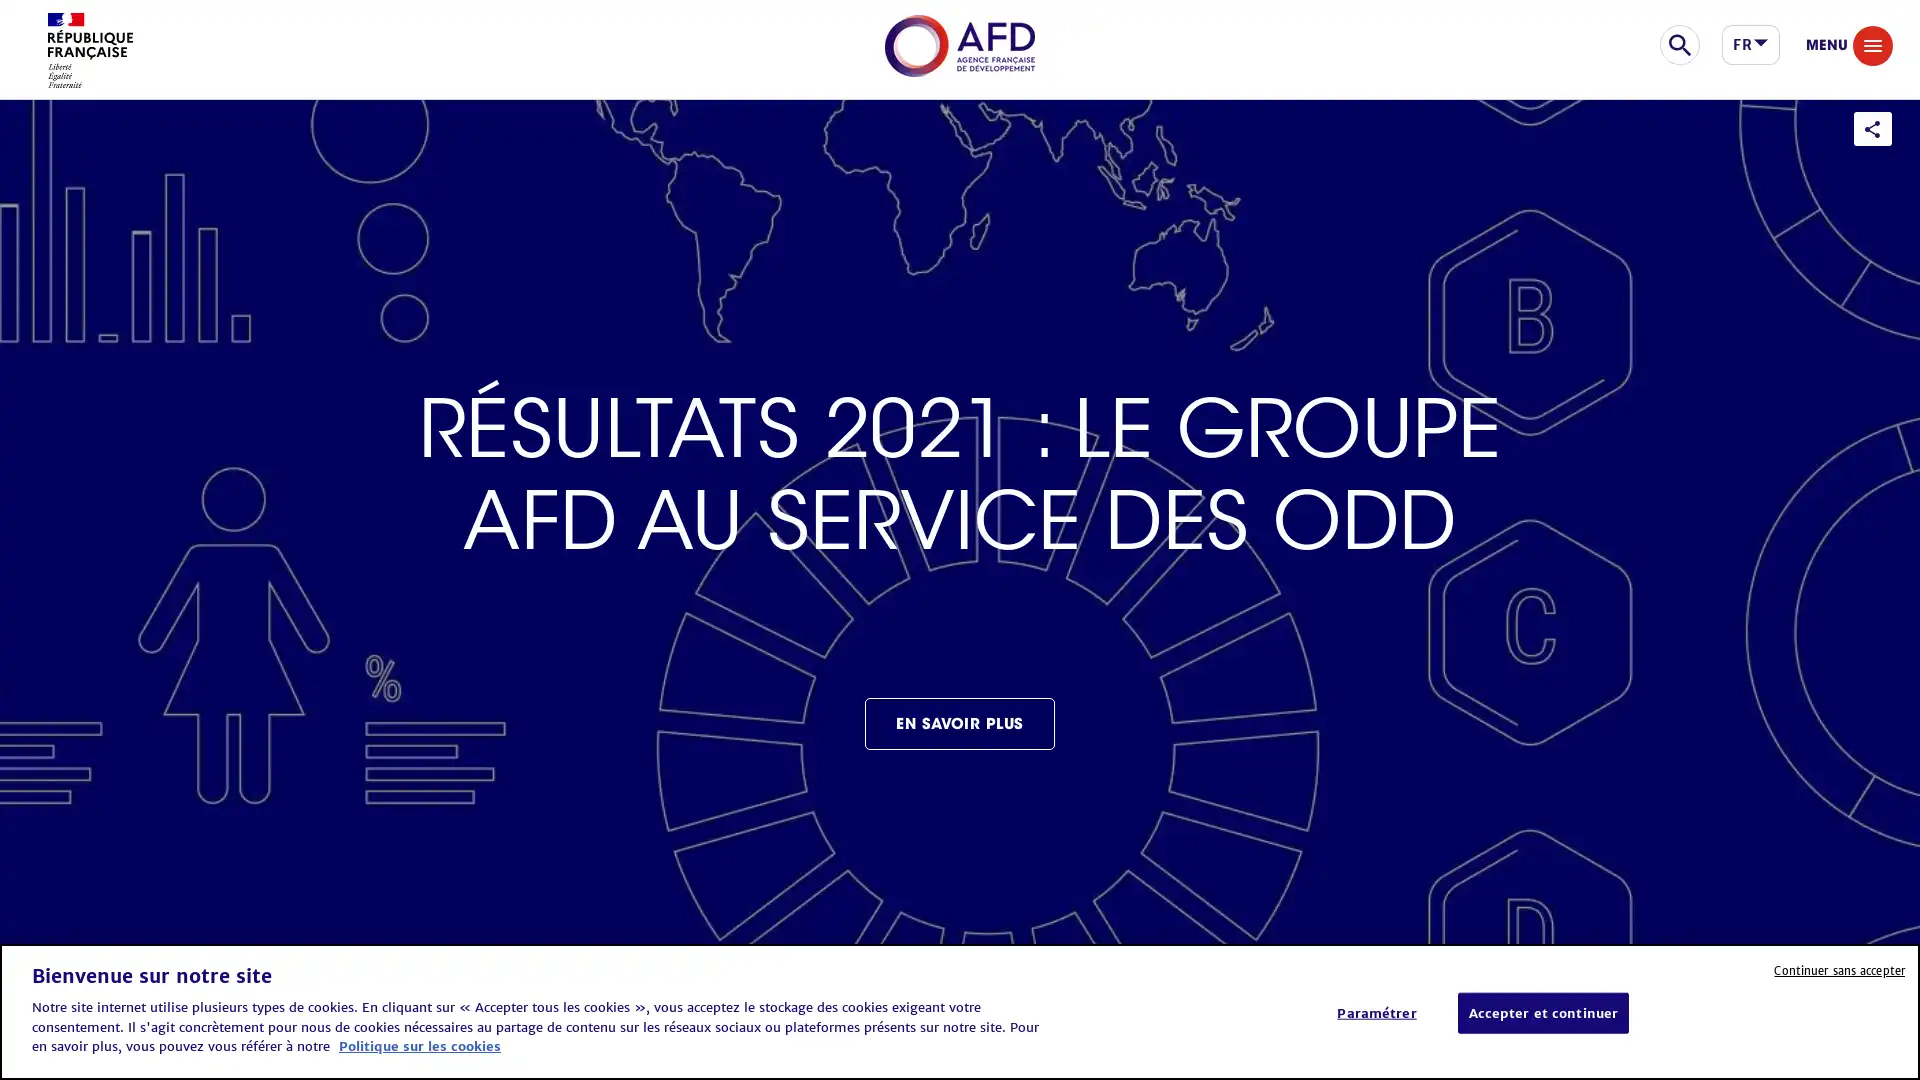  Describe the element at coordinates (1541, 1013) in the screenshot. I see `Accepter et continuer` at that location.